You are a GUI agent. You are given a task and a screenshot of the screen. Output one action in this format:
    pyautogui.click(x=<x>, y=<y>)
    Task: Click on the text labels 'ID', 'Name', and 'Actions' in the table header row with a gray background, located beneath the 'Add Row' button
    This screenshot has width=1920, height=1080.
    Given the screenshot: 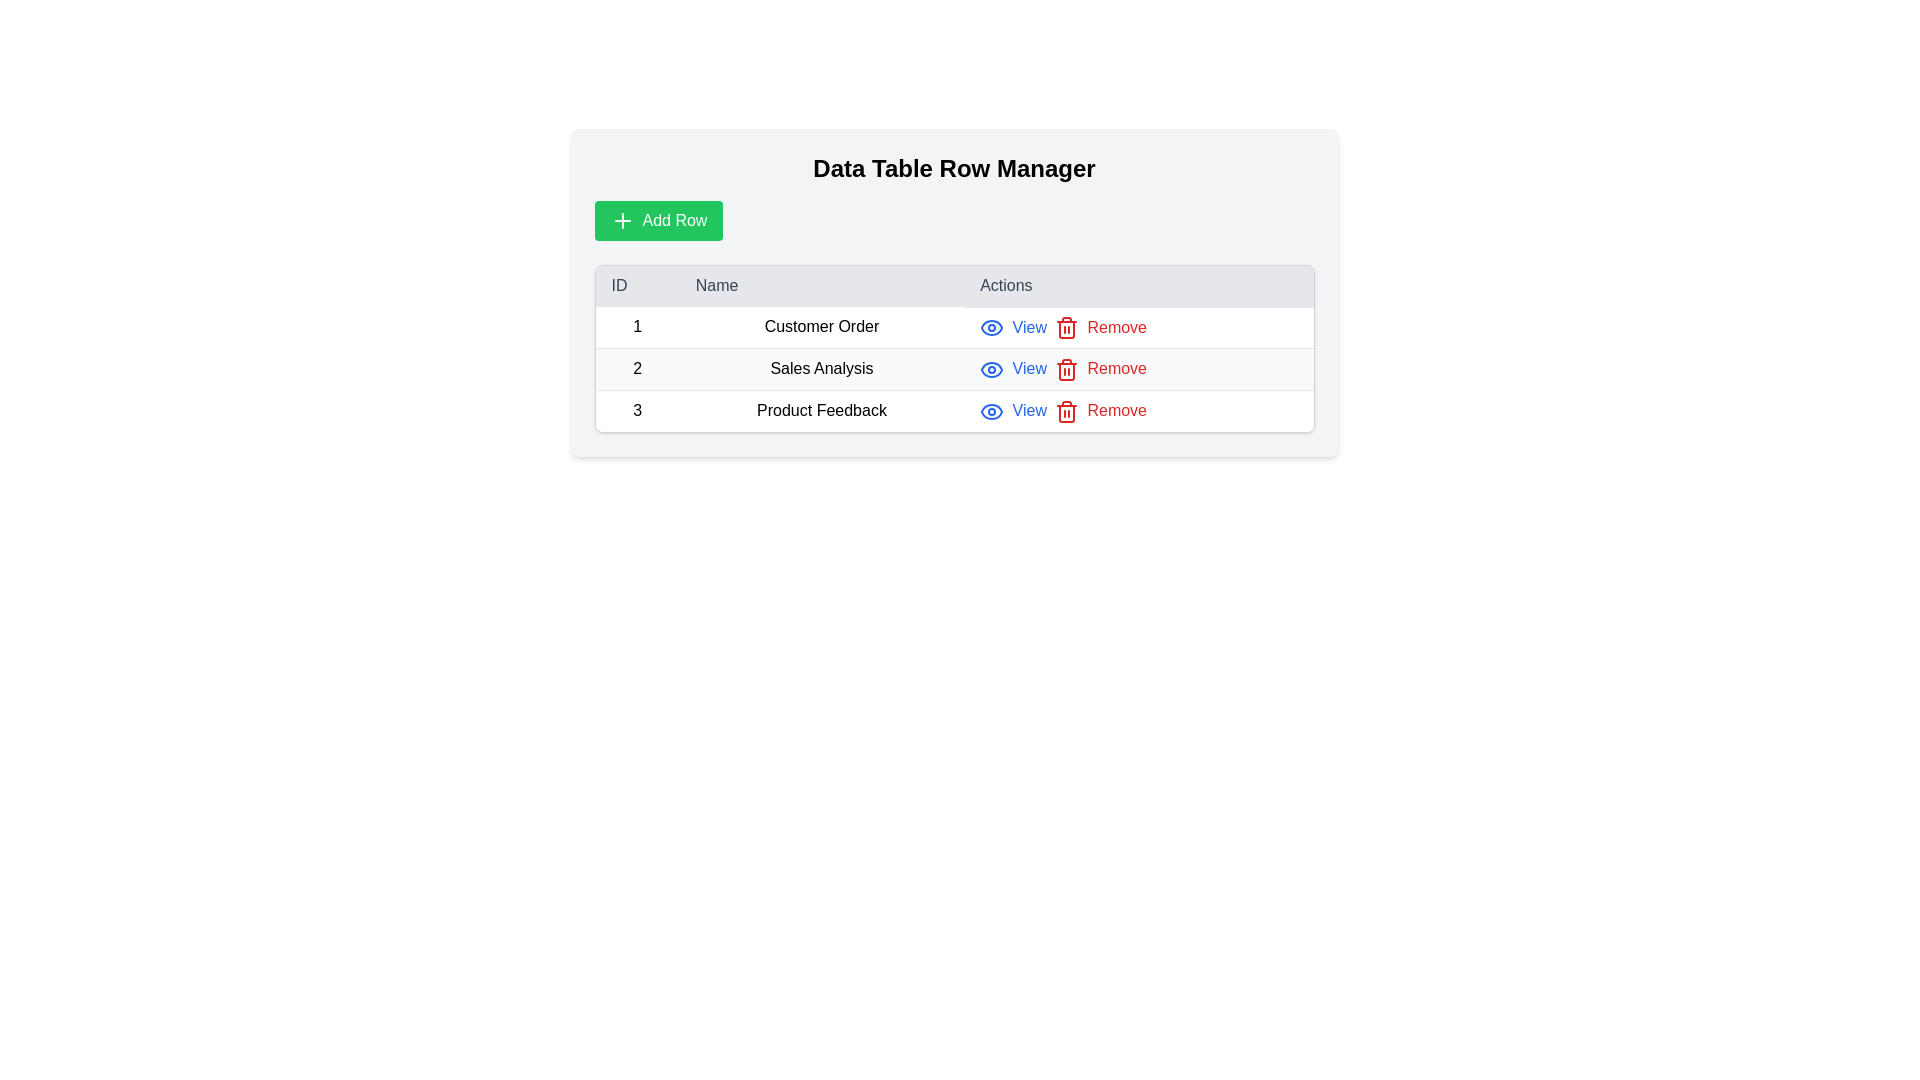 What is the action you would take?
    pyautogui.click(x=953, y=286)
    